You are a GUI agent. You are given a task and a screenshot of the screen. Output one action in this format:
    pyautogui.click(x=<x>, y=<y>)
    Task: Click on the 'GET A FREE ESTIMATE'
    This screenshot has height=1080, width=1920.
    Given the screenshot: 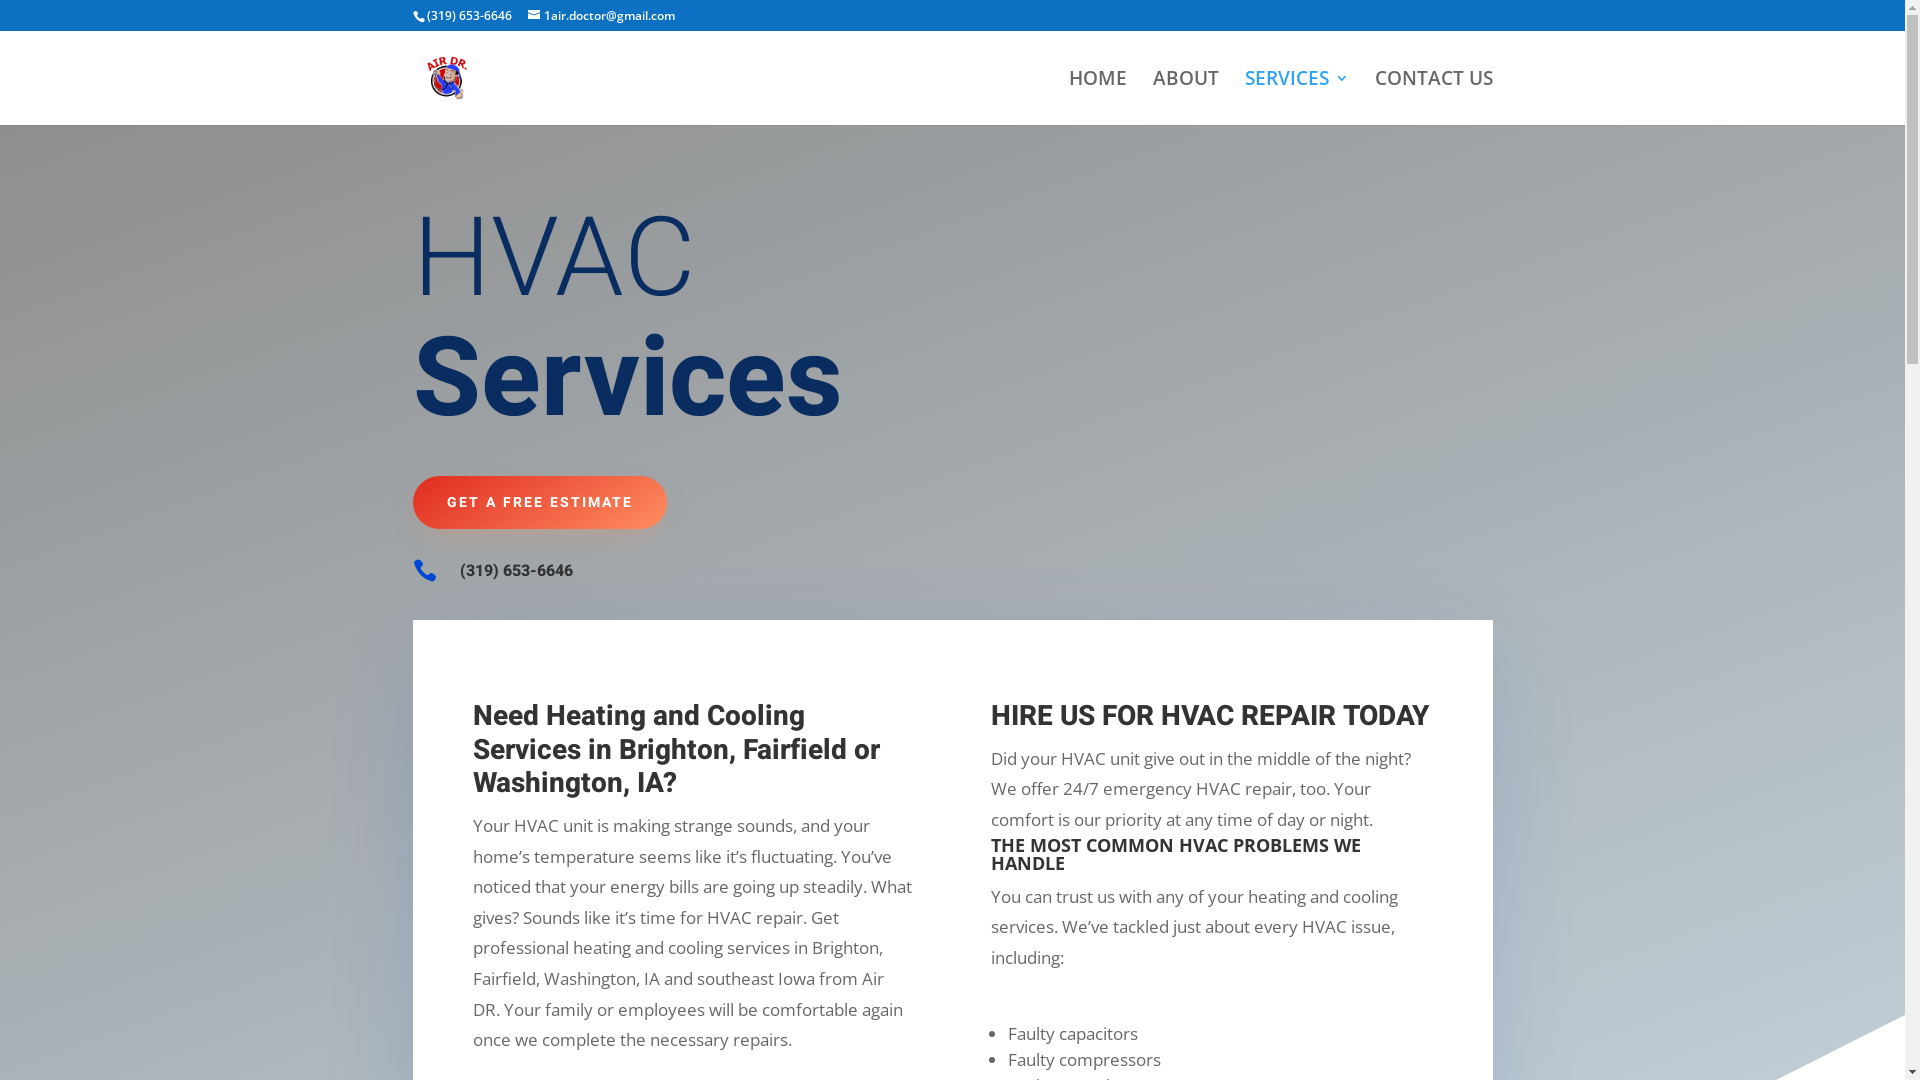 What is the action you would take?
    pyautogui.click(x=538, y=501)
    